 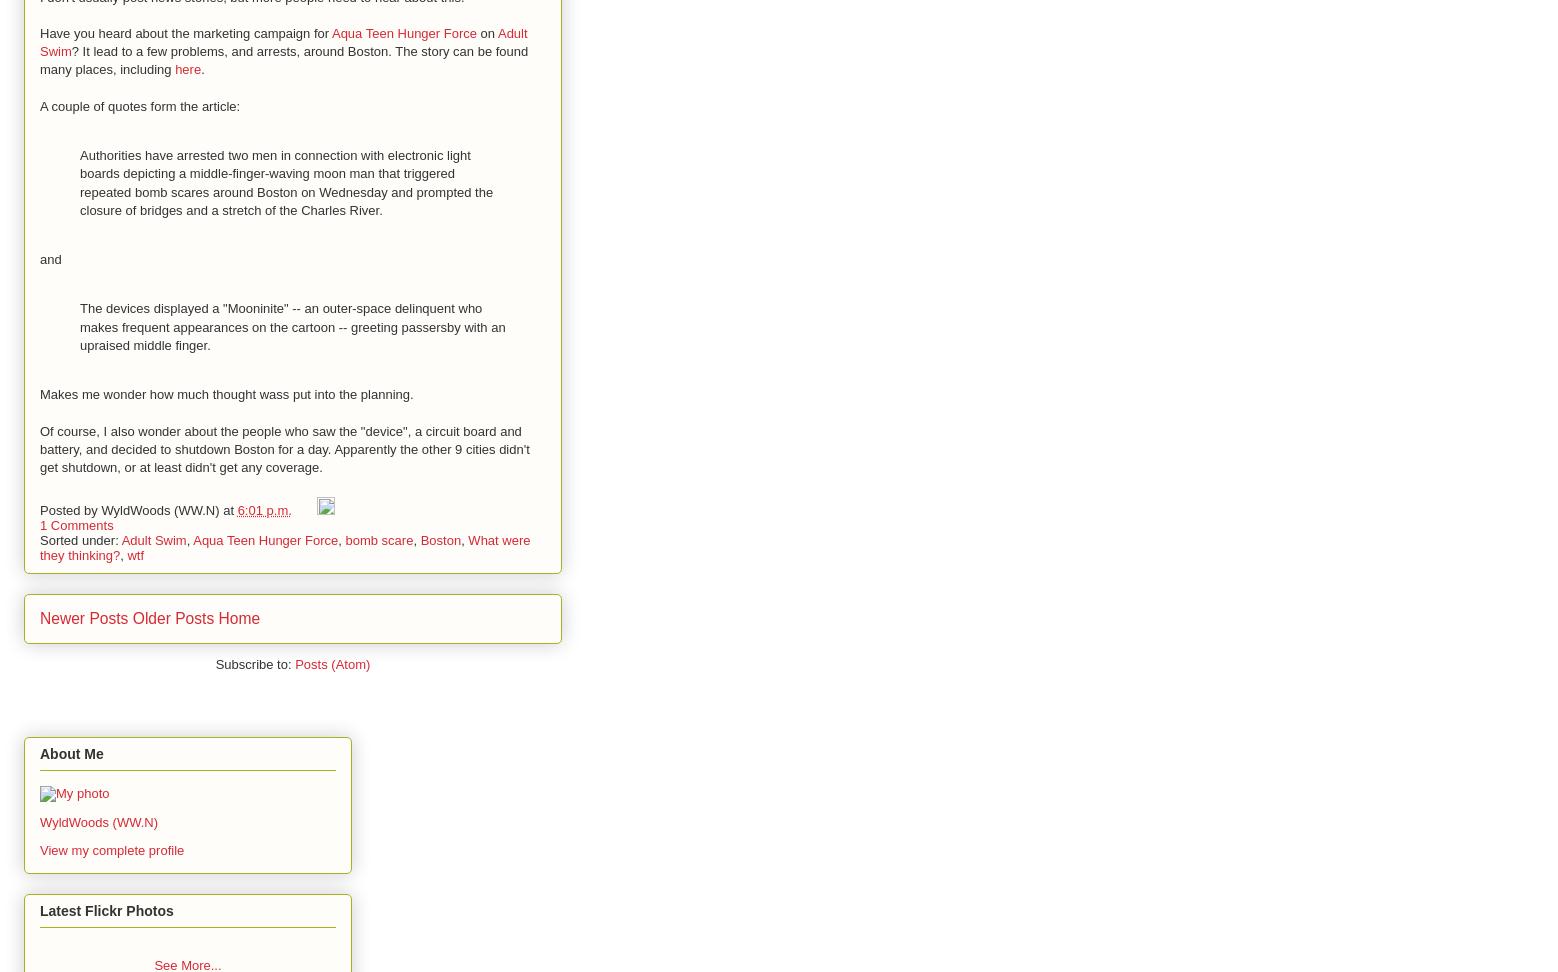 What do you see at coordinates (217, 617) in the screenshot?
I see `'Home'` at bounding box center [217, 617].